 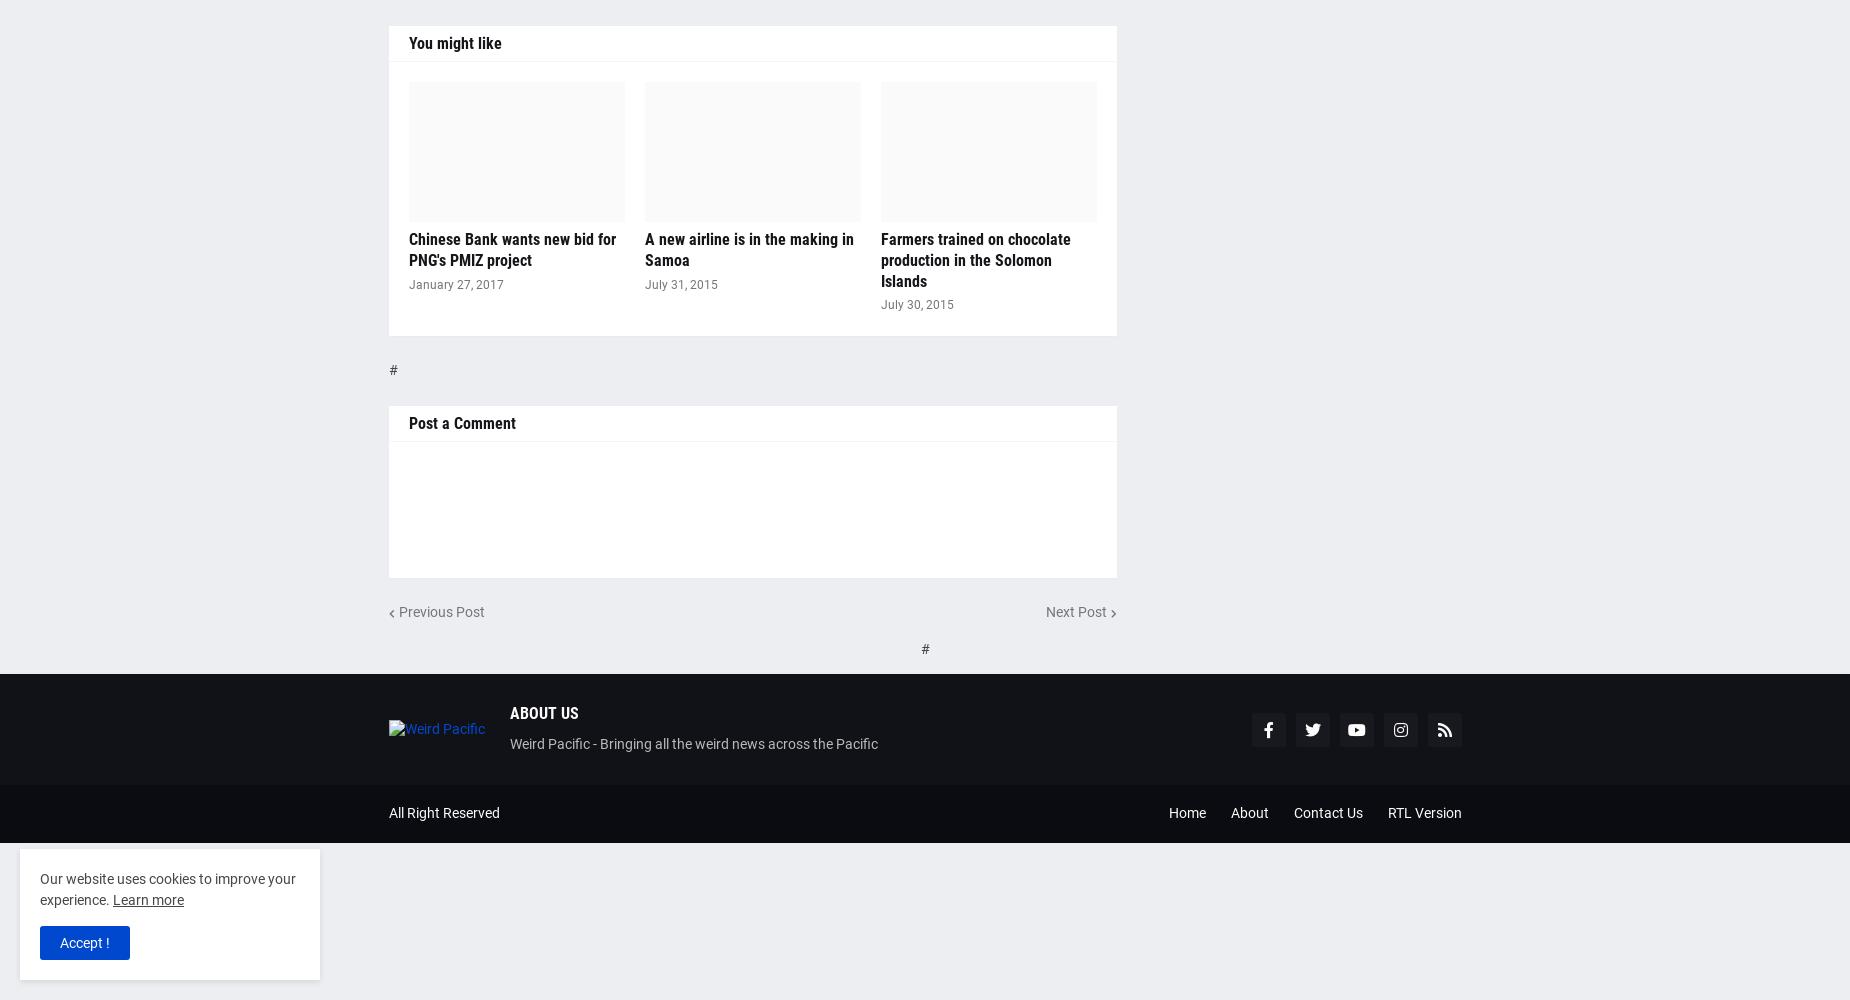 What do you see at coordinates (83, 942) in the screenshot?
I see `'Accept !'` at bounding box center [83, 942].